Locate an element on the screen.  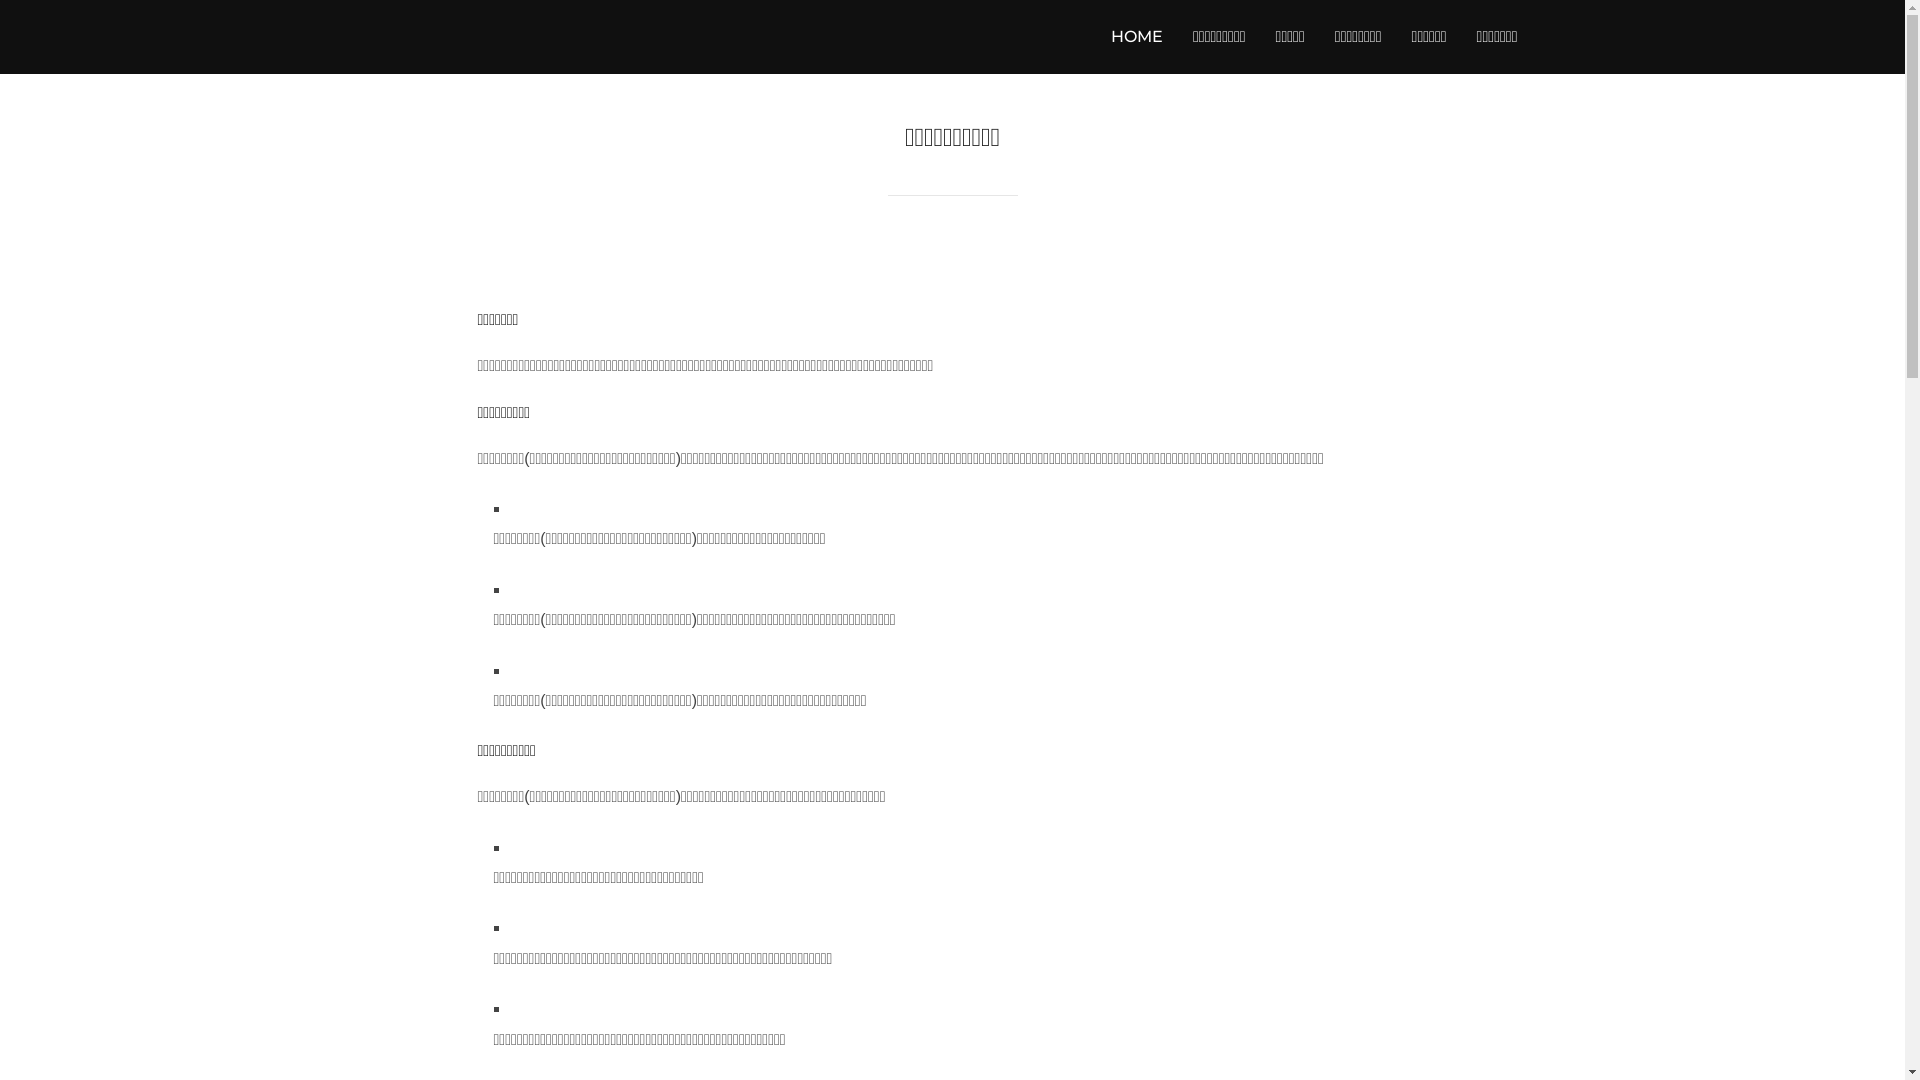
'HOME' is located at coordinates (1109, 37).